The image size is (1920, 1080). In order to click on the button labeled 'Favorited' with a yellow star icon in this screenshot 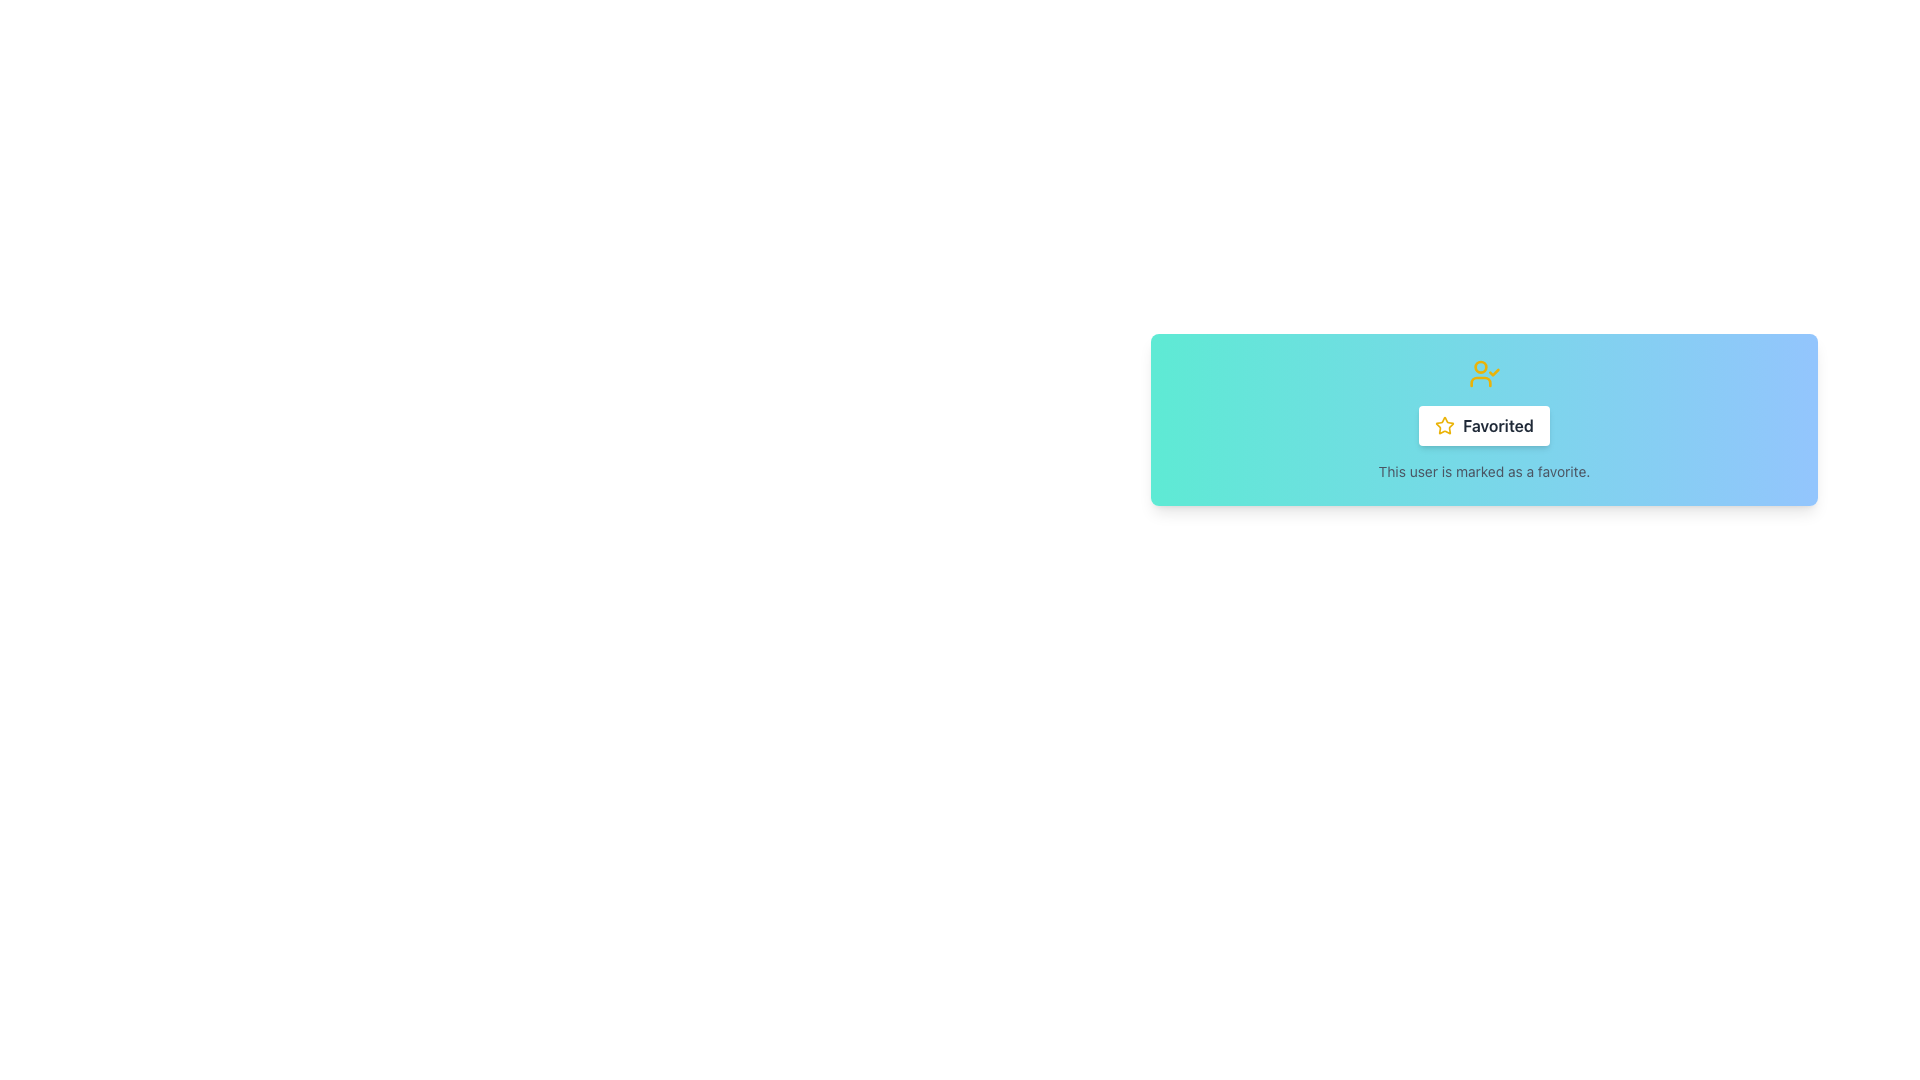, I will do `click(1484, 424)`.